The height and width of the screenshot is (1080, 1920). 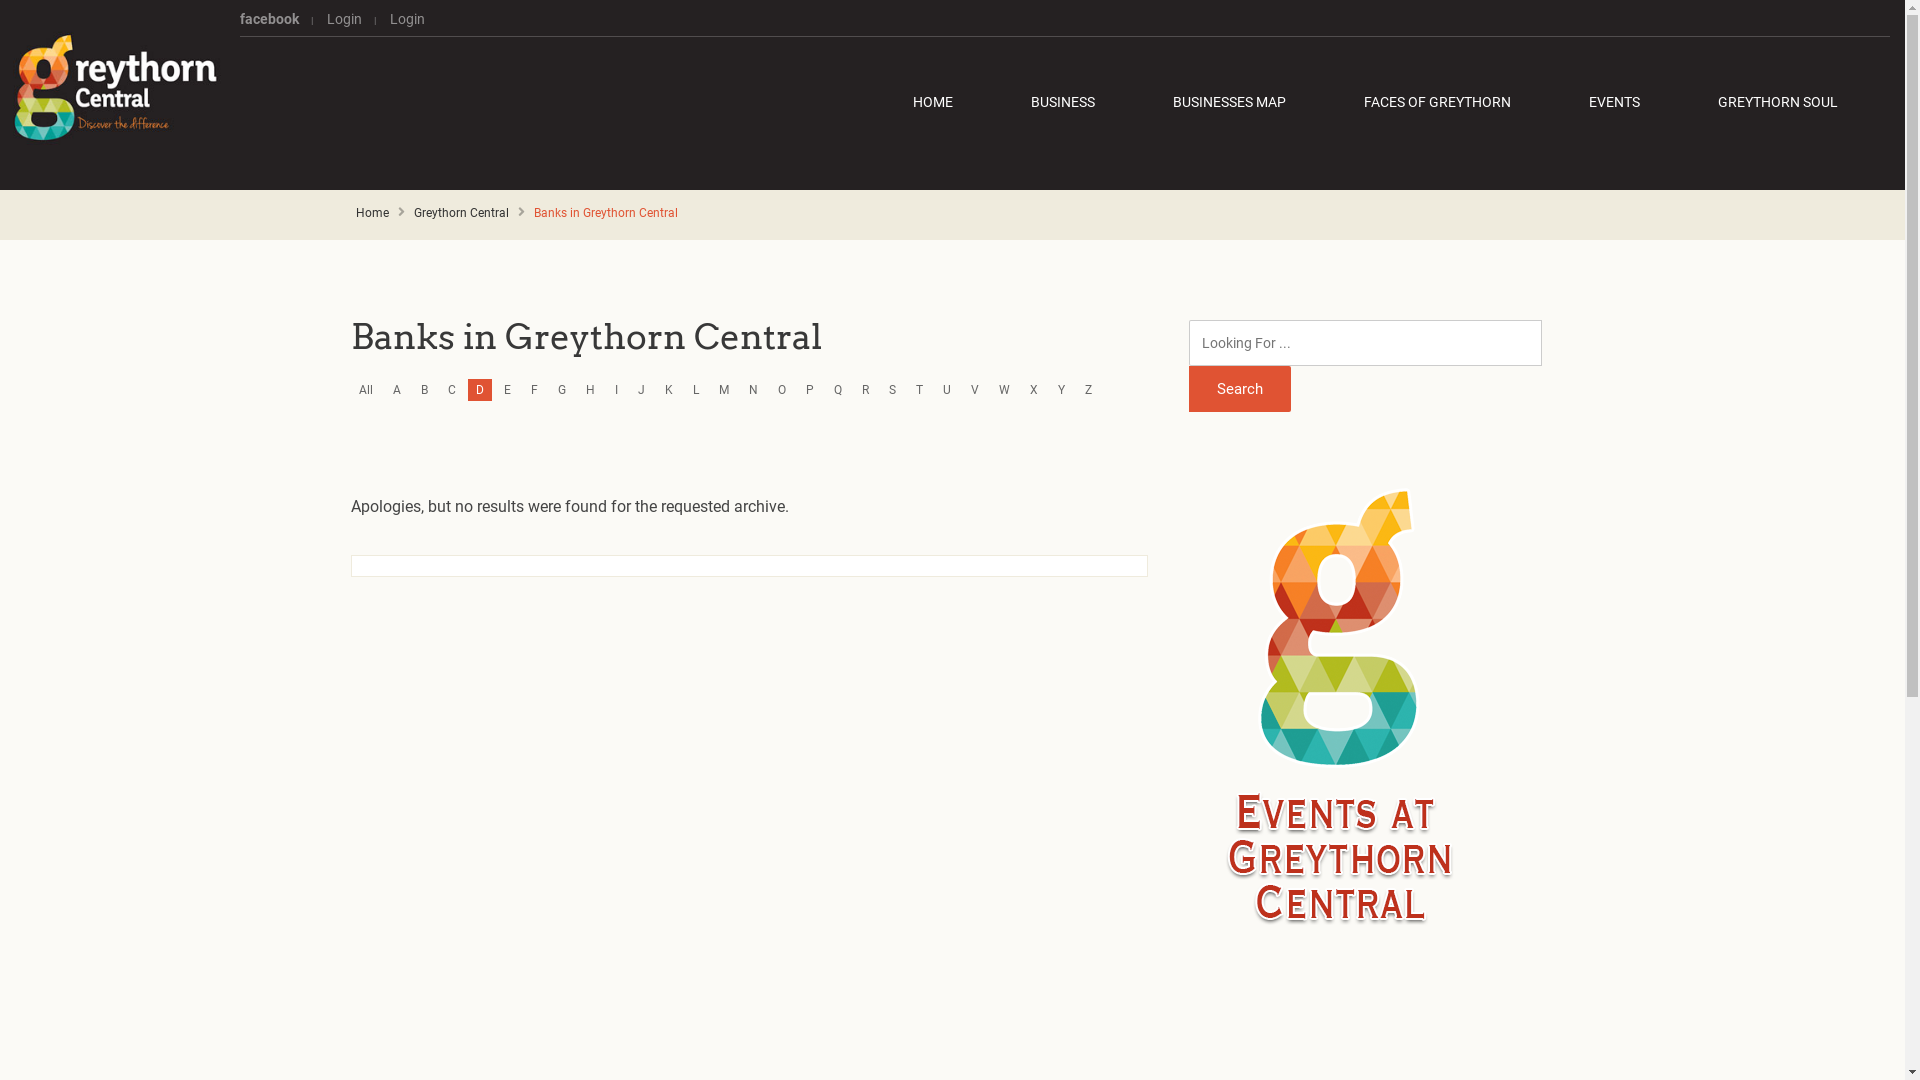 What do you see at coordinates (400, 19) in the screenshot?
I see `'Login'` at bounding box center [400, 19].